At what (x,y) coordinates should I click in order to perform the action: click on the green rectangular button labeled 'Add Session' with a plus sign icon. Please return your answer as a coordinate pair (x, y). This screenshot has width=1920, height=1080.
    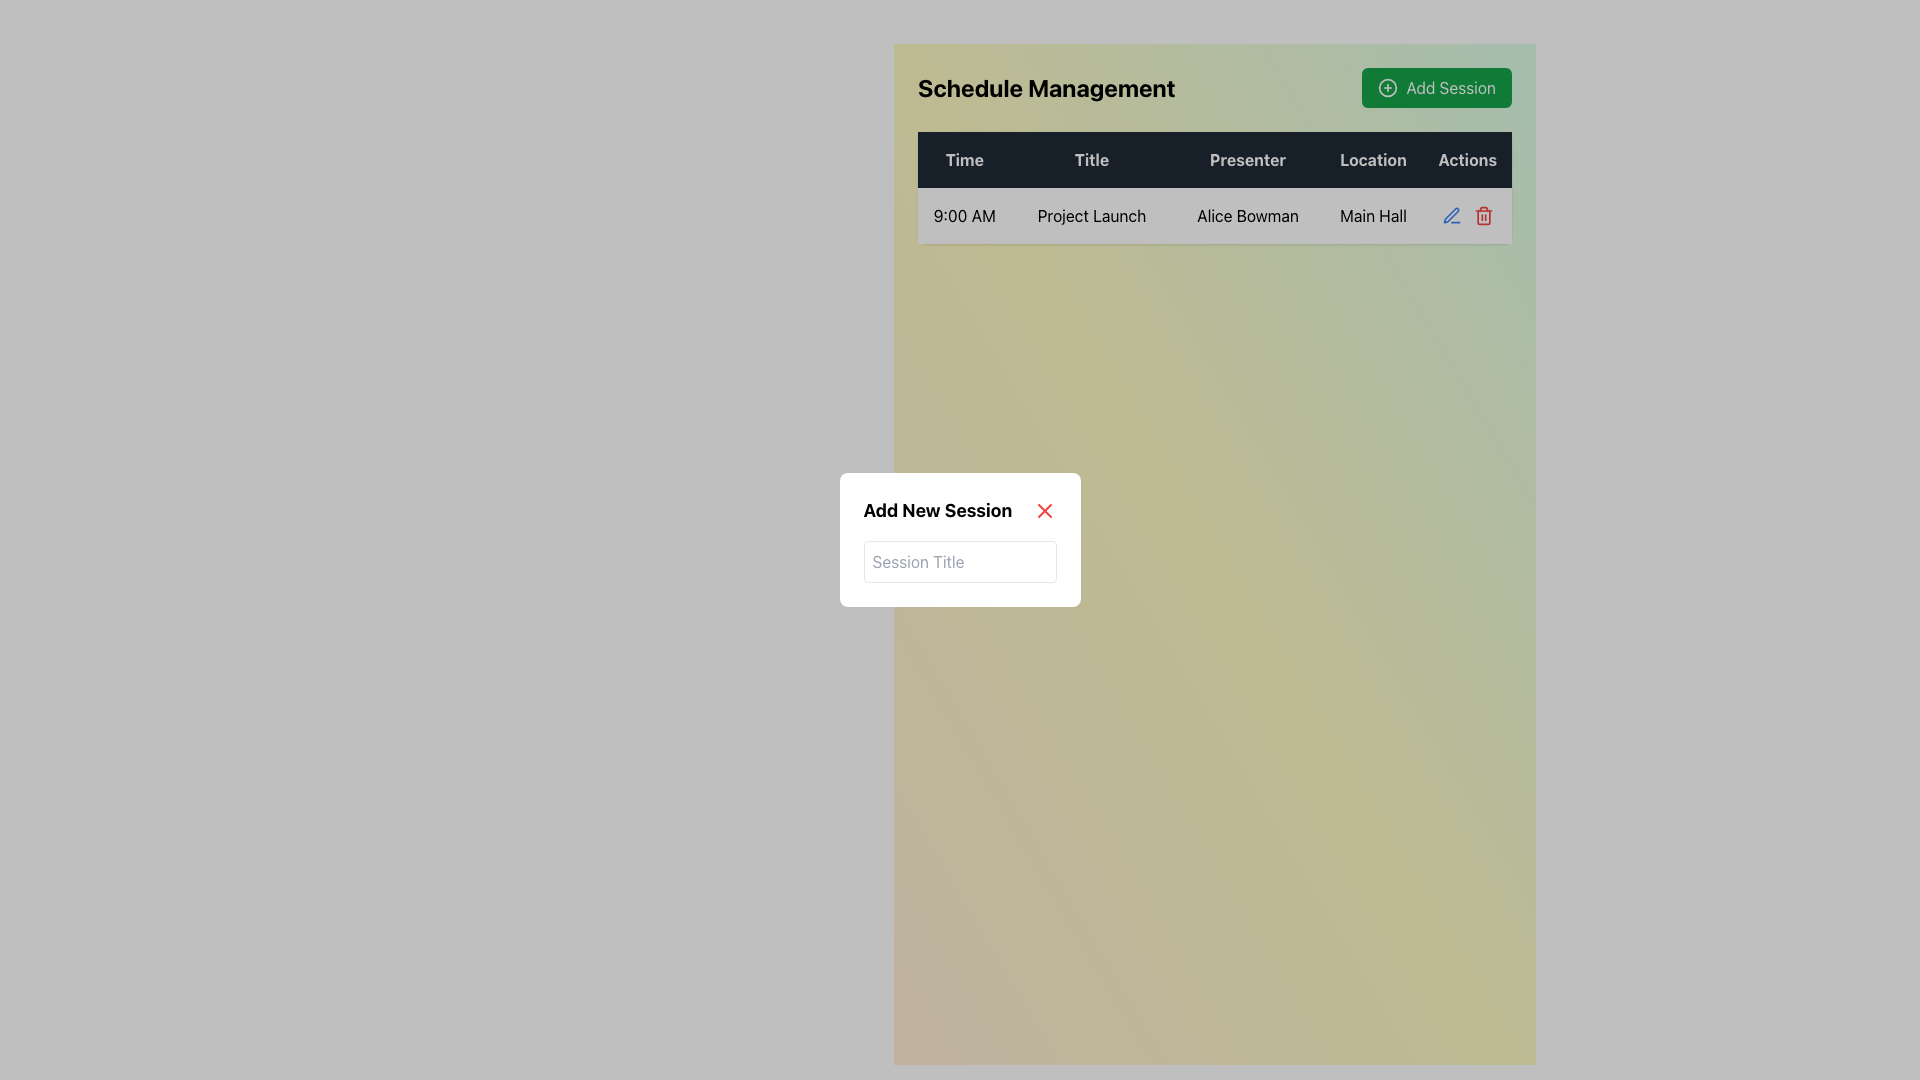
    Looking at the image, I should click on (1435, 87).